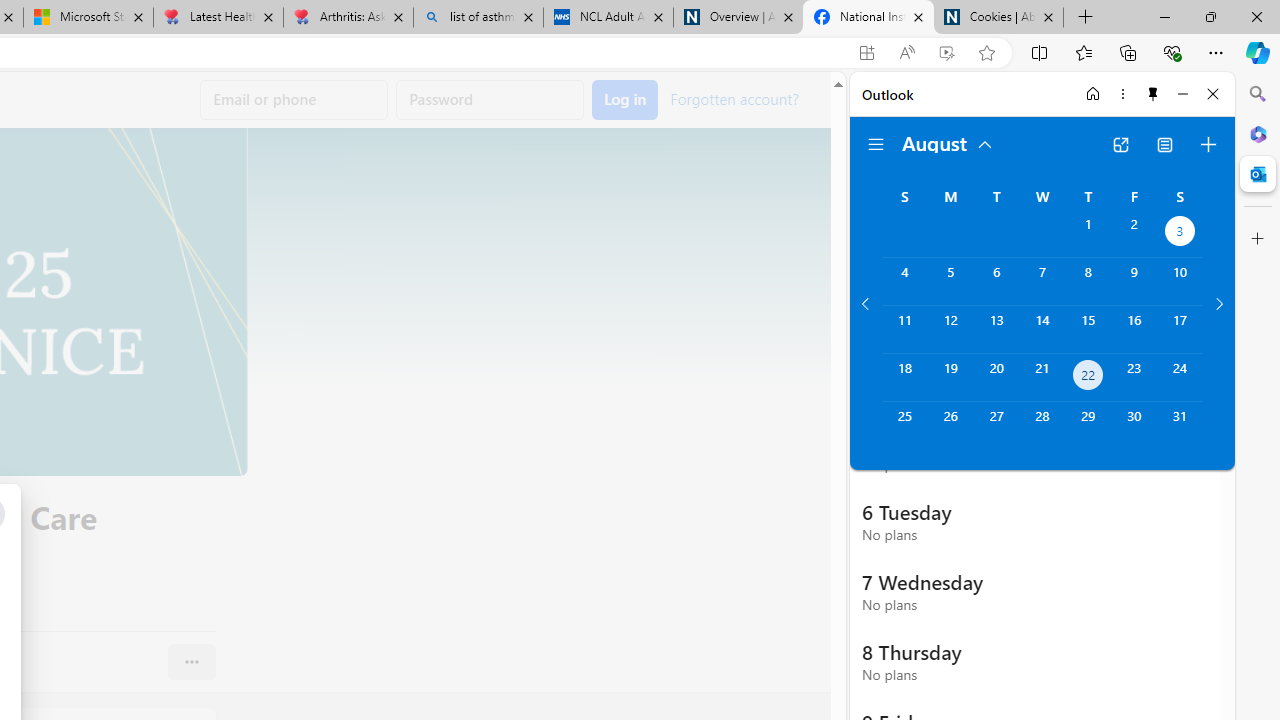 The width and height of the screenshot is (1280, 720). I want to click on 'Thursday, August 29, 2024. ', so click(1087, 424).